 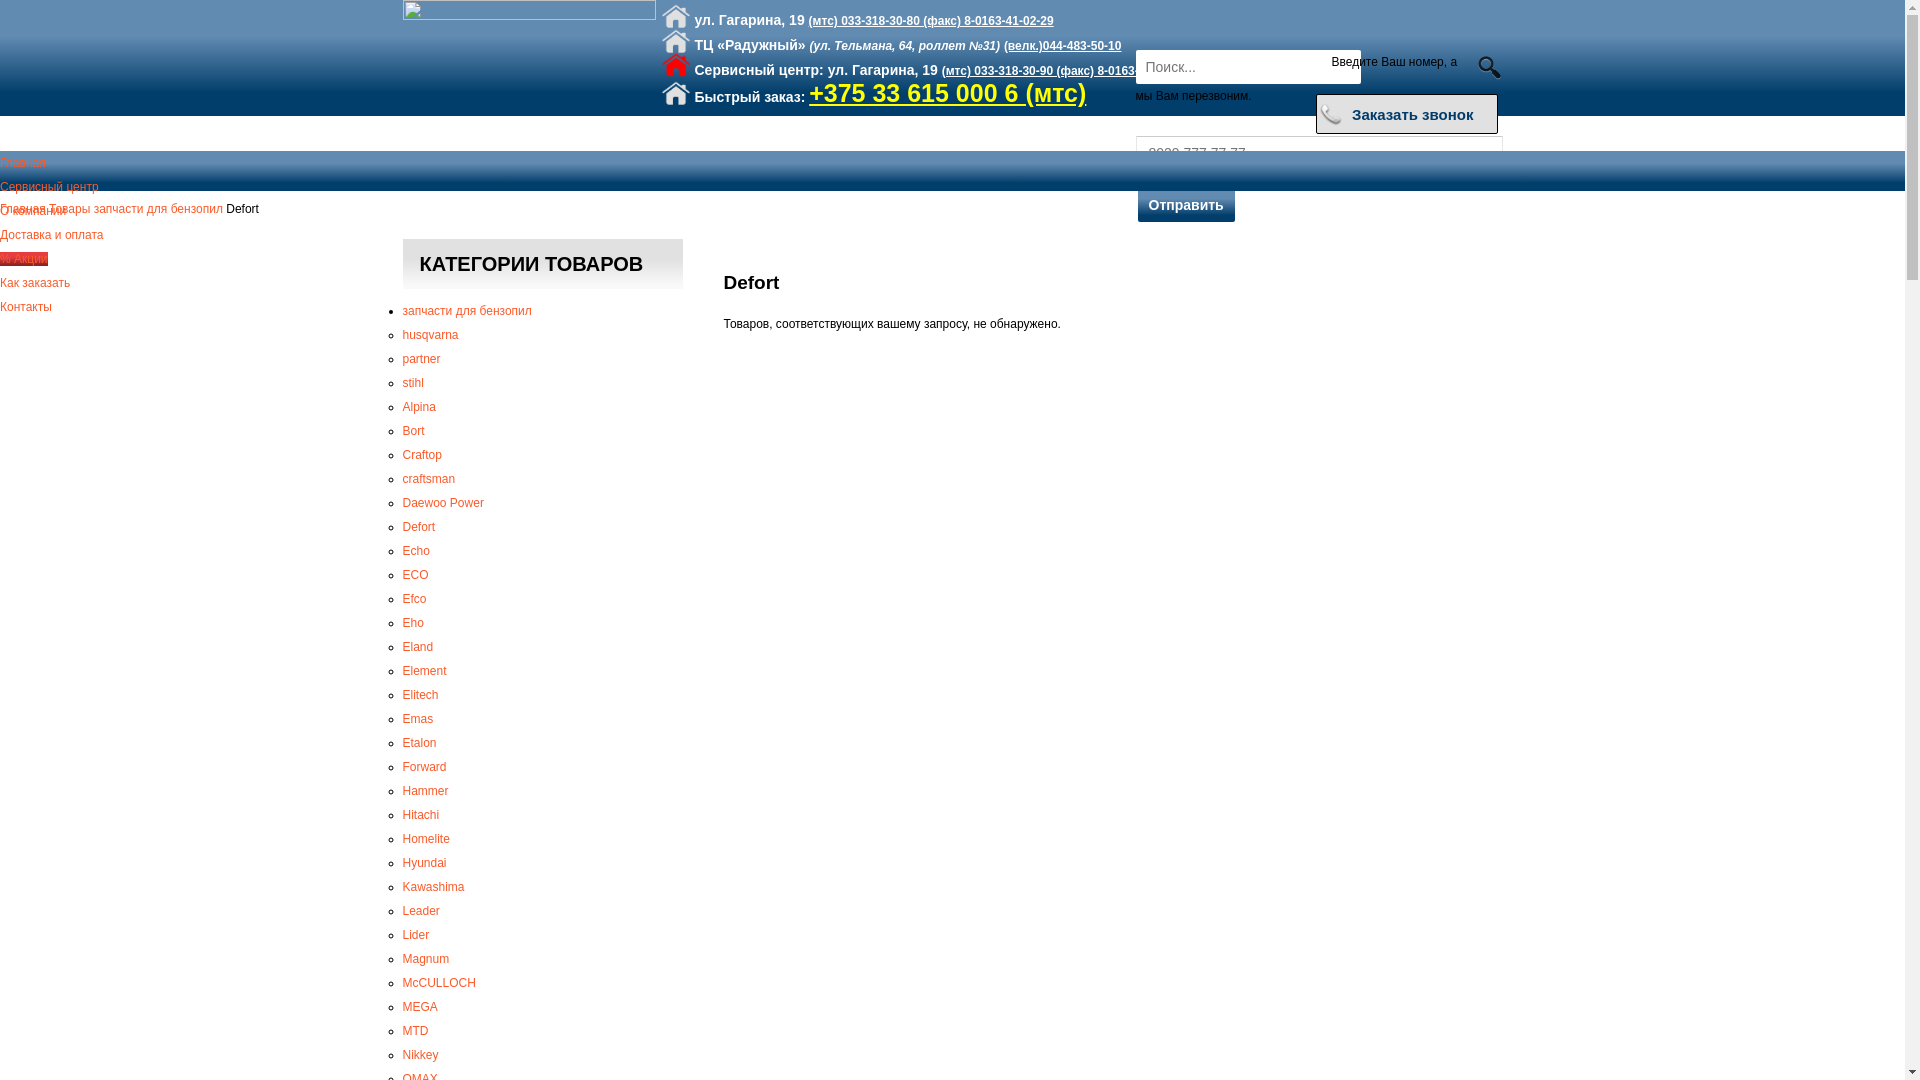 I want to click on 'Alpina', so click(x=417, y=406).